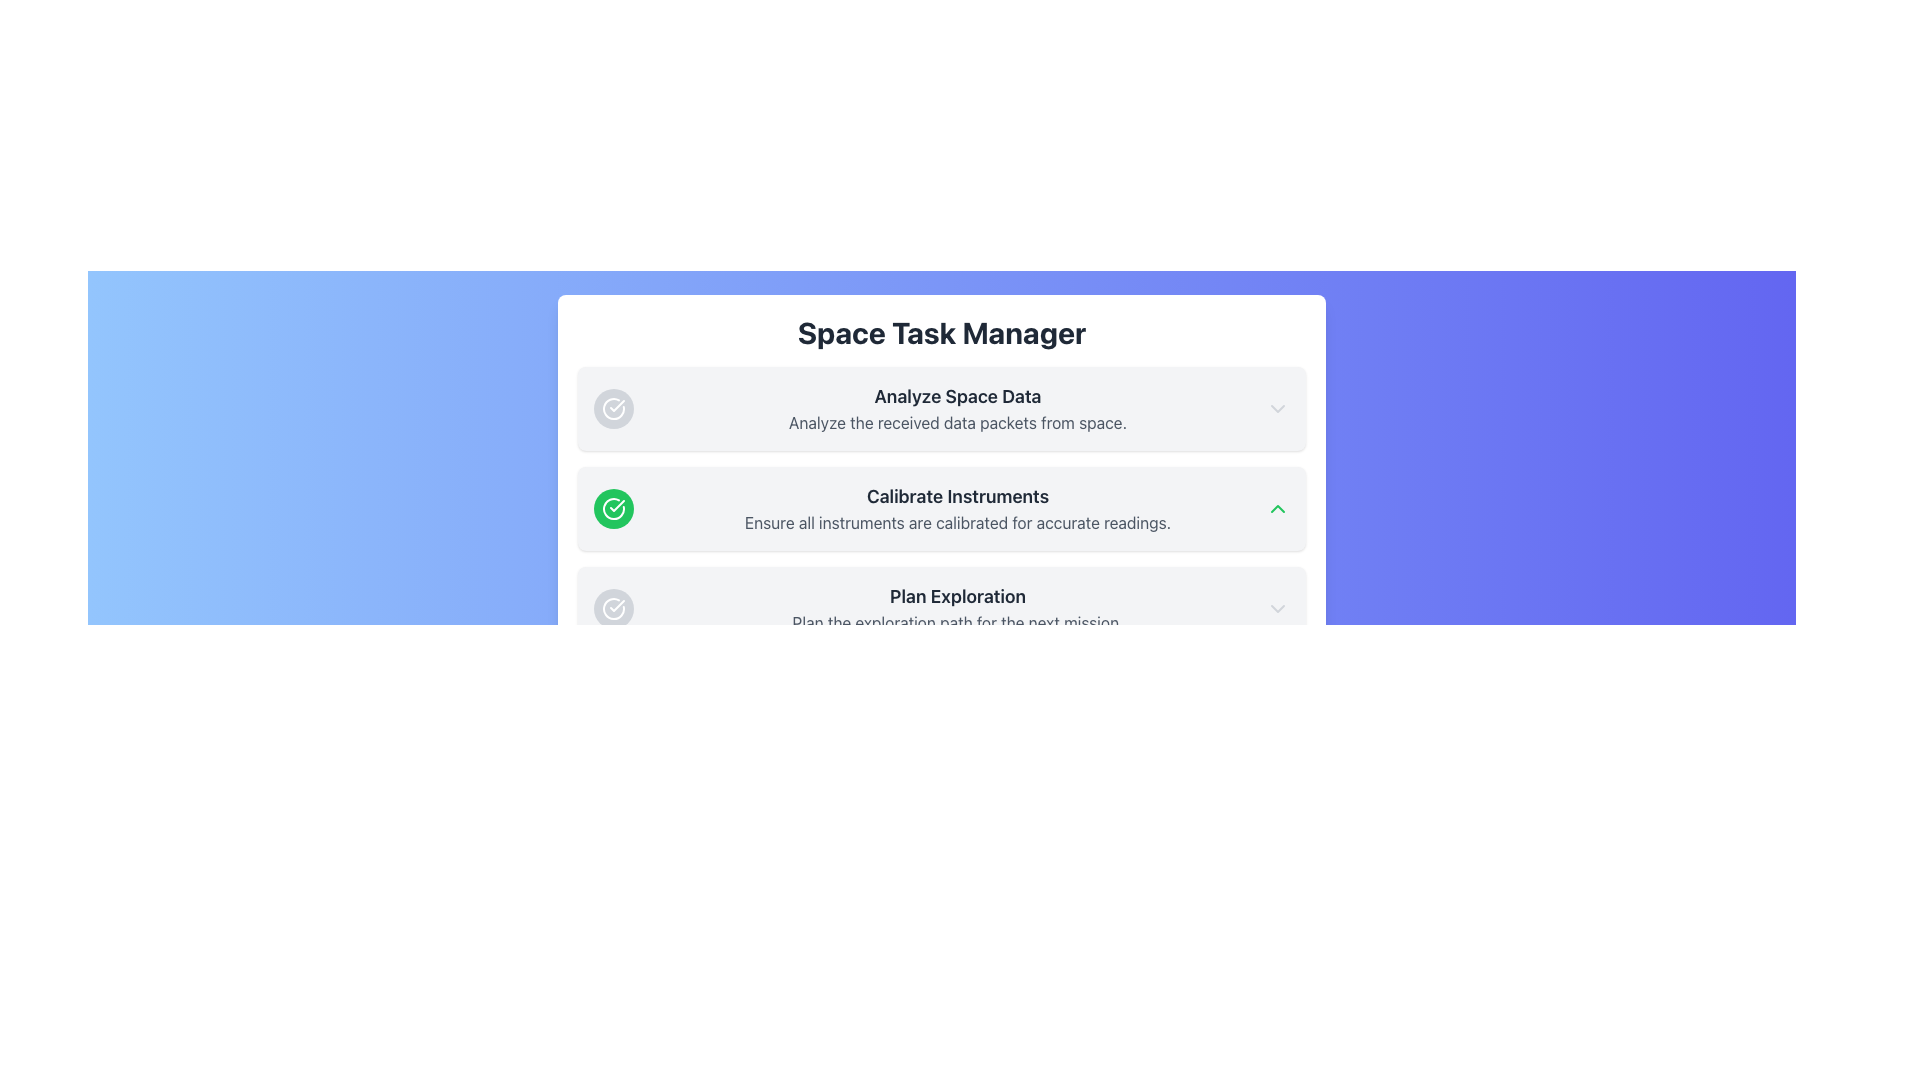 This screenshot has width=1920, height=1080. Describe the element at coordinates (957, 397) in the screenshot. I see `the static text label 'Analyze Space Data', which is styled in bold and larger font, located at the top of the task card in the UI` at that location.